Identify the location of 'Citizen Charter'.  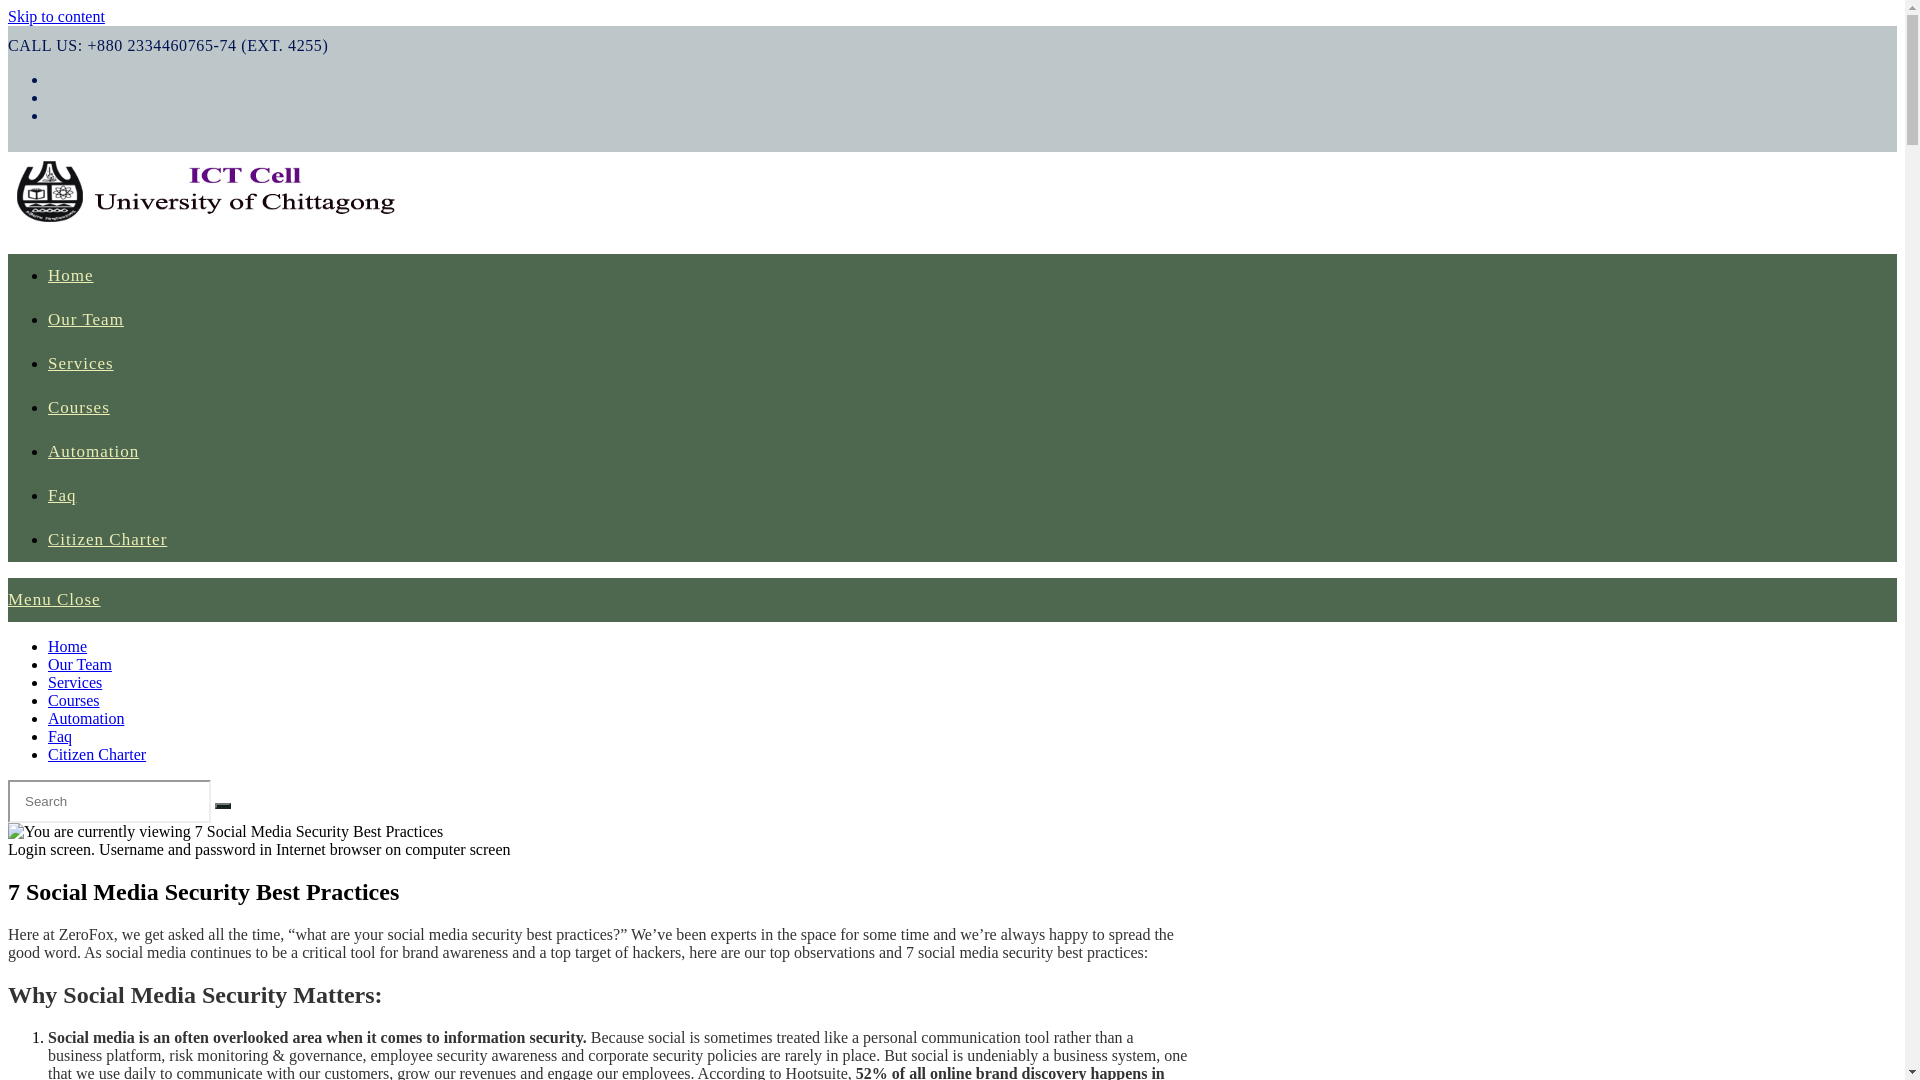
(95, 754).